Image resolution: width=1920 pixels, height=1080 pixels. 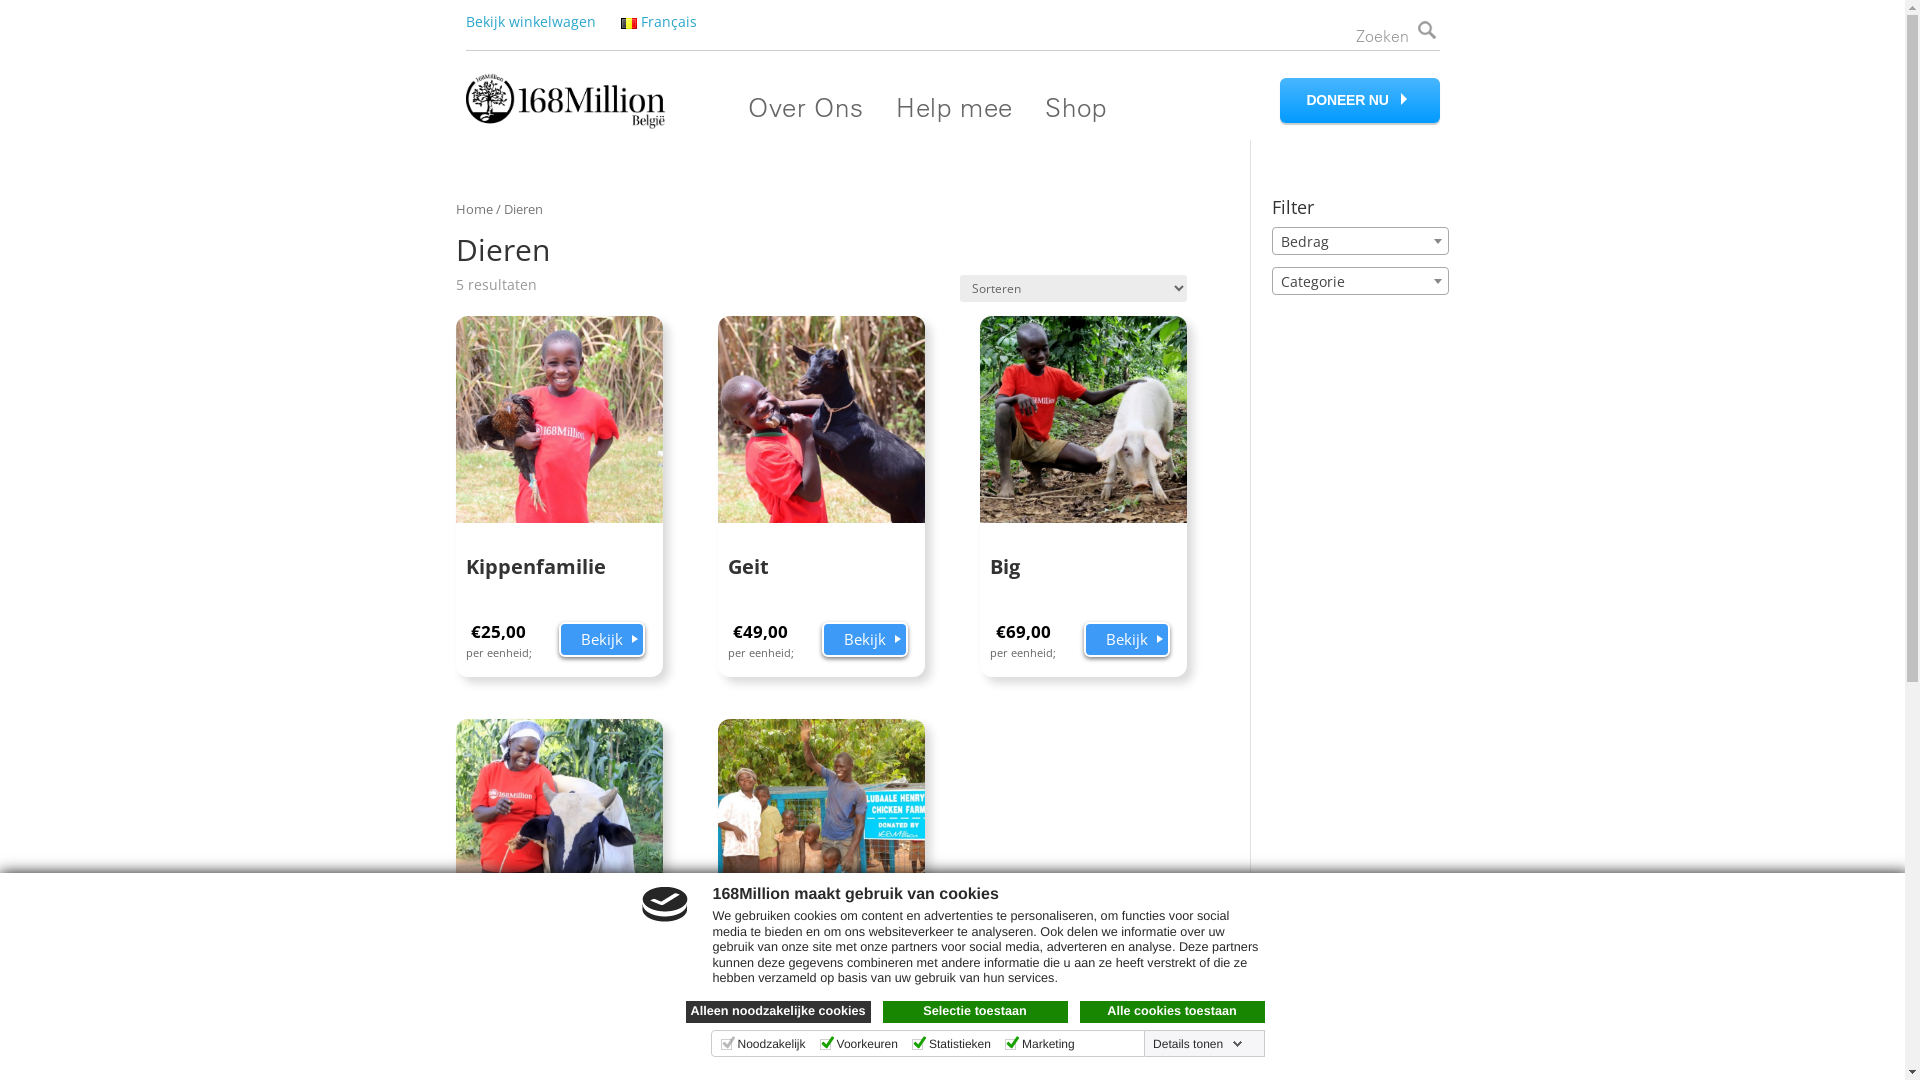 What do you see at coordinates (864, 640) in the screenshot?
I see `'Bekijk'` at bounding box center [864, 640].